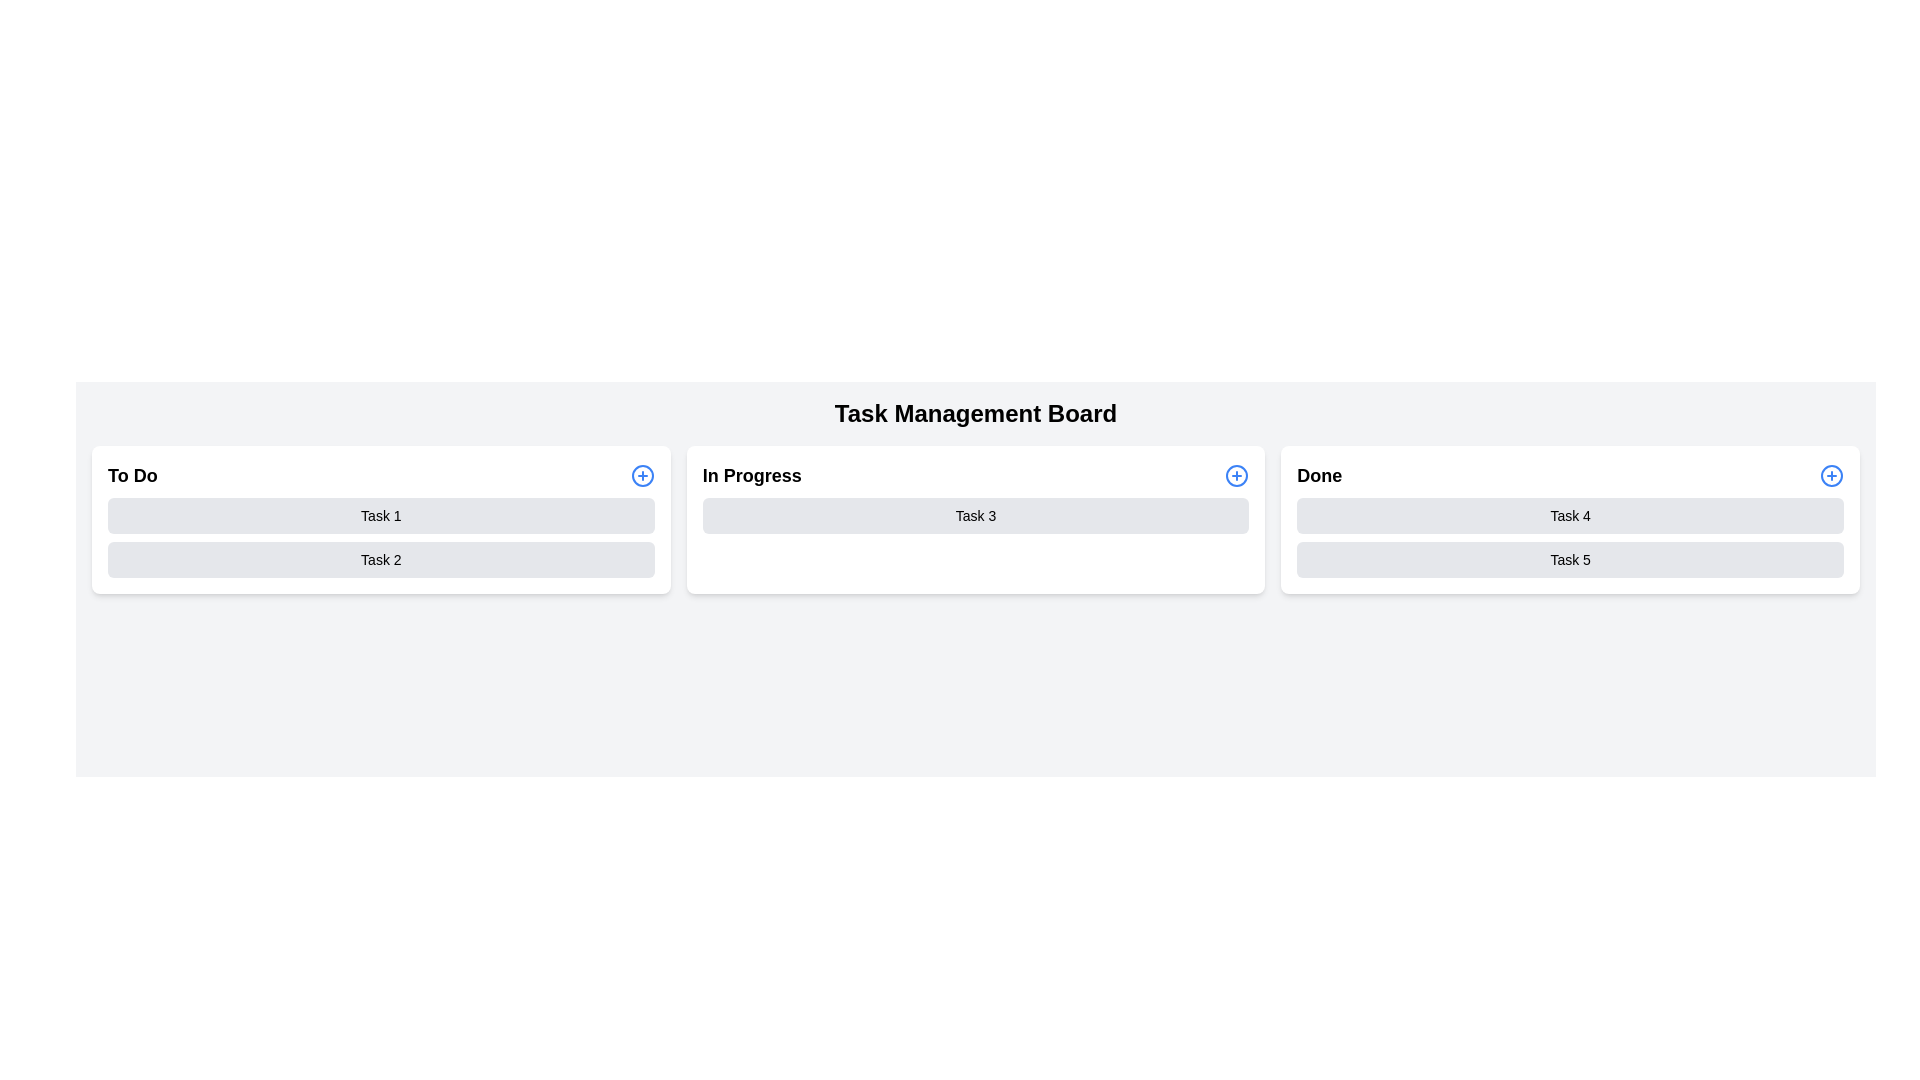 Image resolution: width=1920 pixels, height=1080 pixels. What do you see at coordinates (975, 475) in the screenshot?
I see `the text in the 'In Progress' header bar` at bounding box center [975, 475].